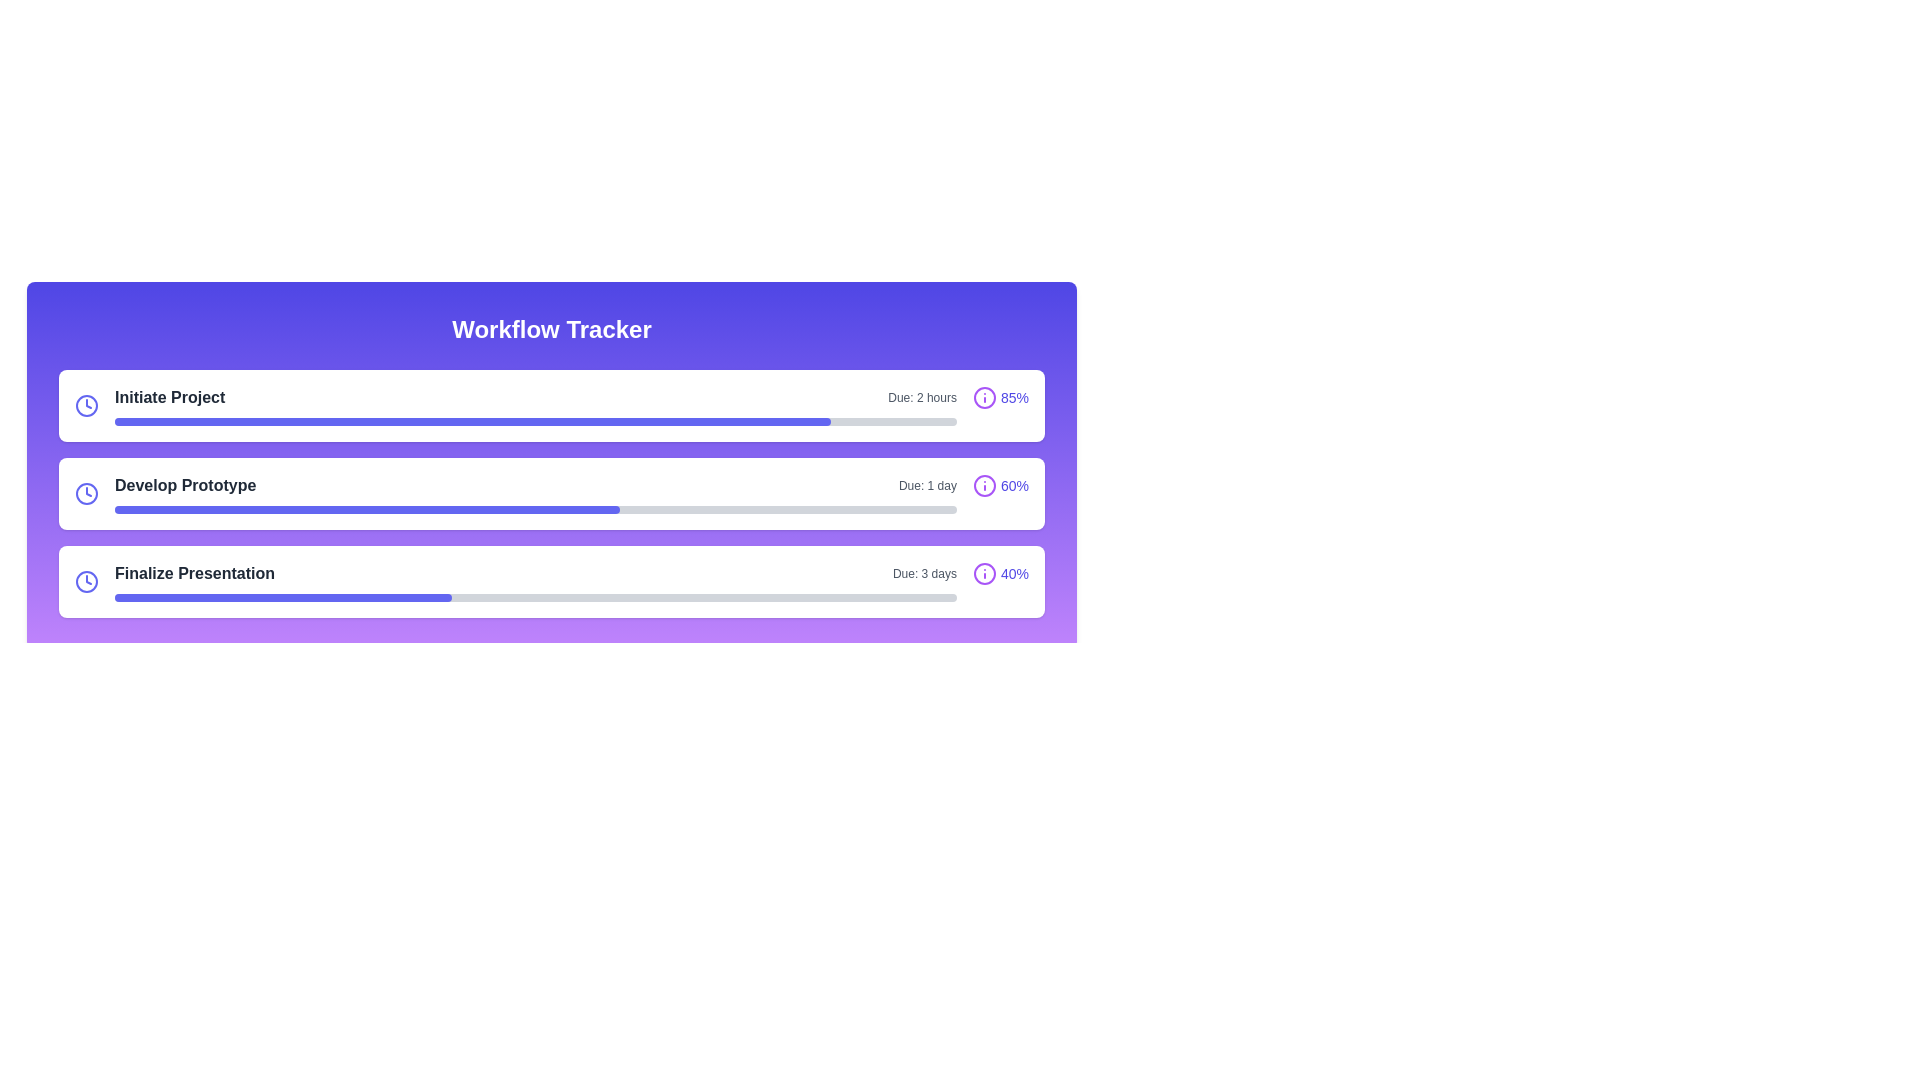 The width and height of the screenshot is (1920, 1080). Describe the element at coordinates (536, 420) in the screenshot. I see `the progress displayed on the progress bar under the 'Initiate Project' panel, which indicates 85% completion` at that location.